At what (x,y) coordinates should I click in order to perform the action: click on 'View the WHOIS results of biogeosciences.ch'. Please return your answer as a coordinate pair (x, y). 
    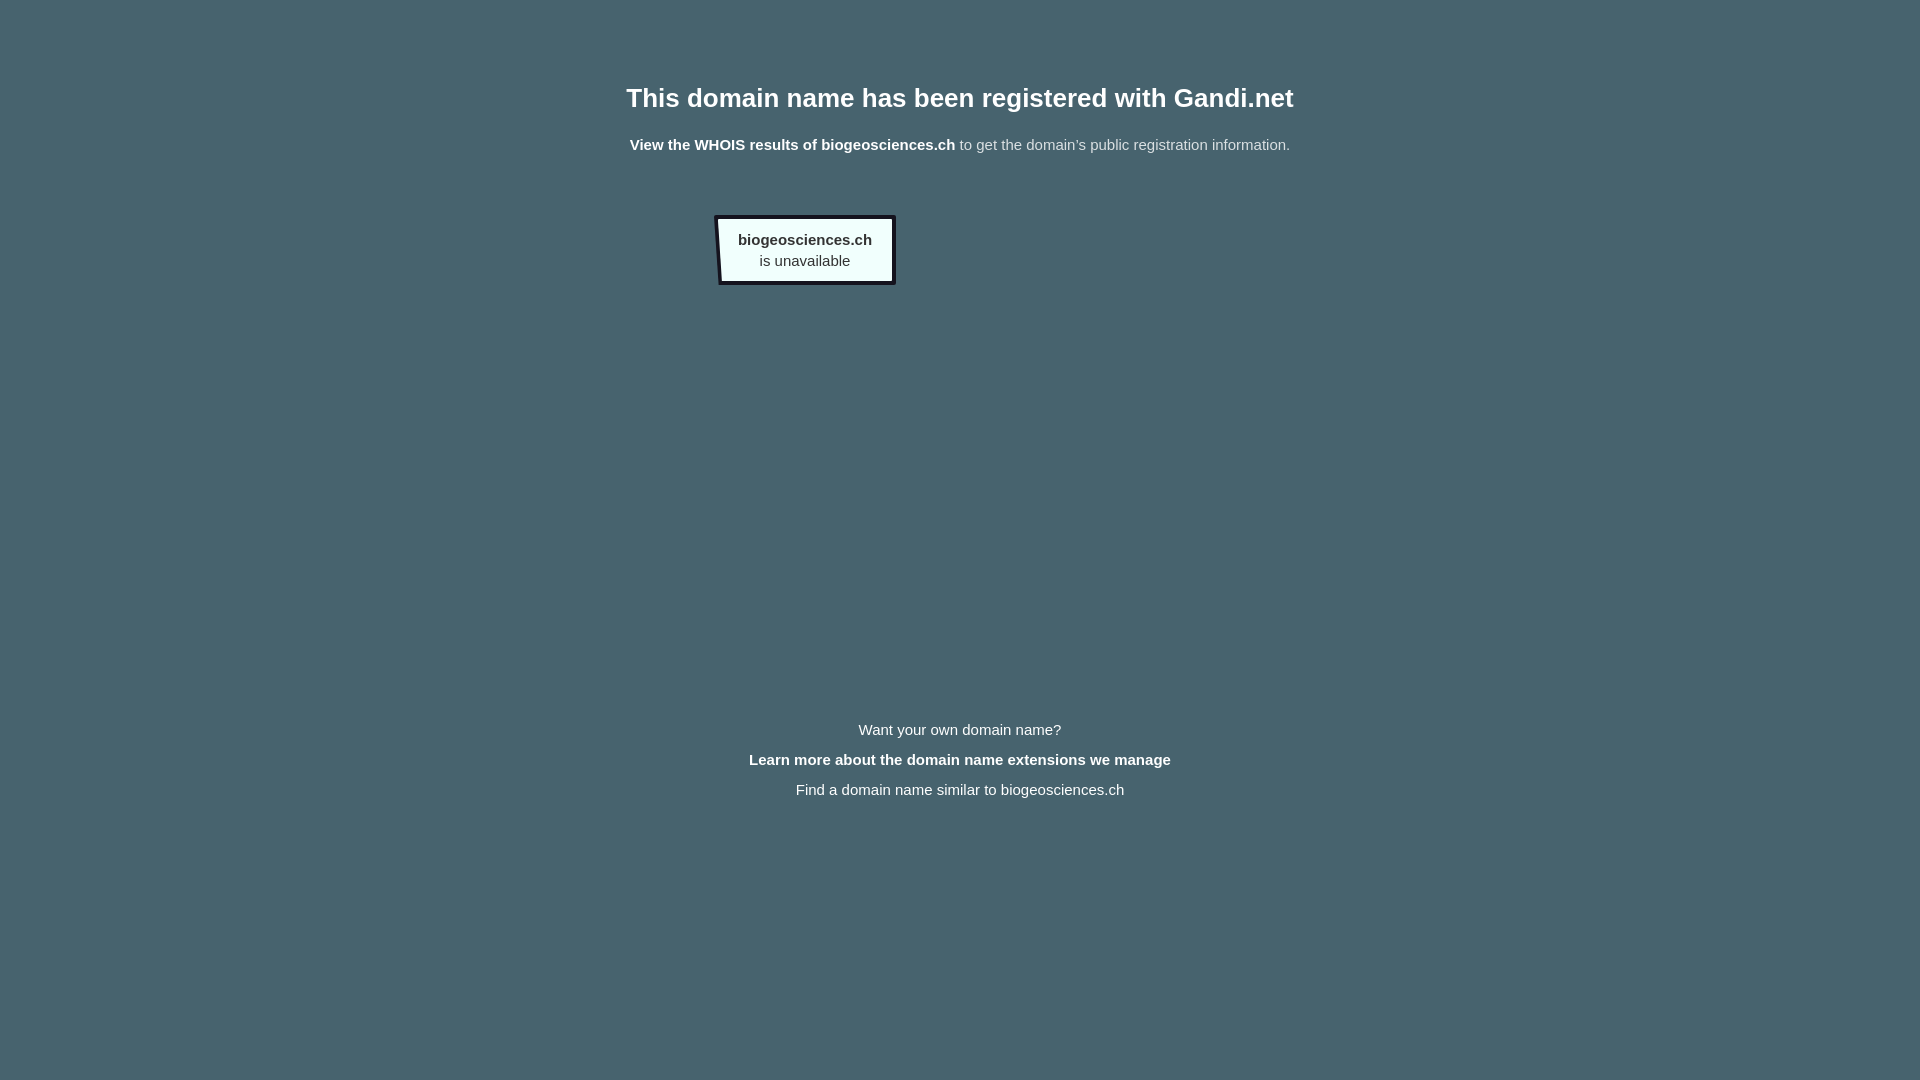
    Looking at the image, I should click on (628, 143).